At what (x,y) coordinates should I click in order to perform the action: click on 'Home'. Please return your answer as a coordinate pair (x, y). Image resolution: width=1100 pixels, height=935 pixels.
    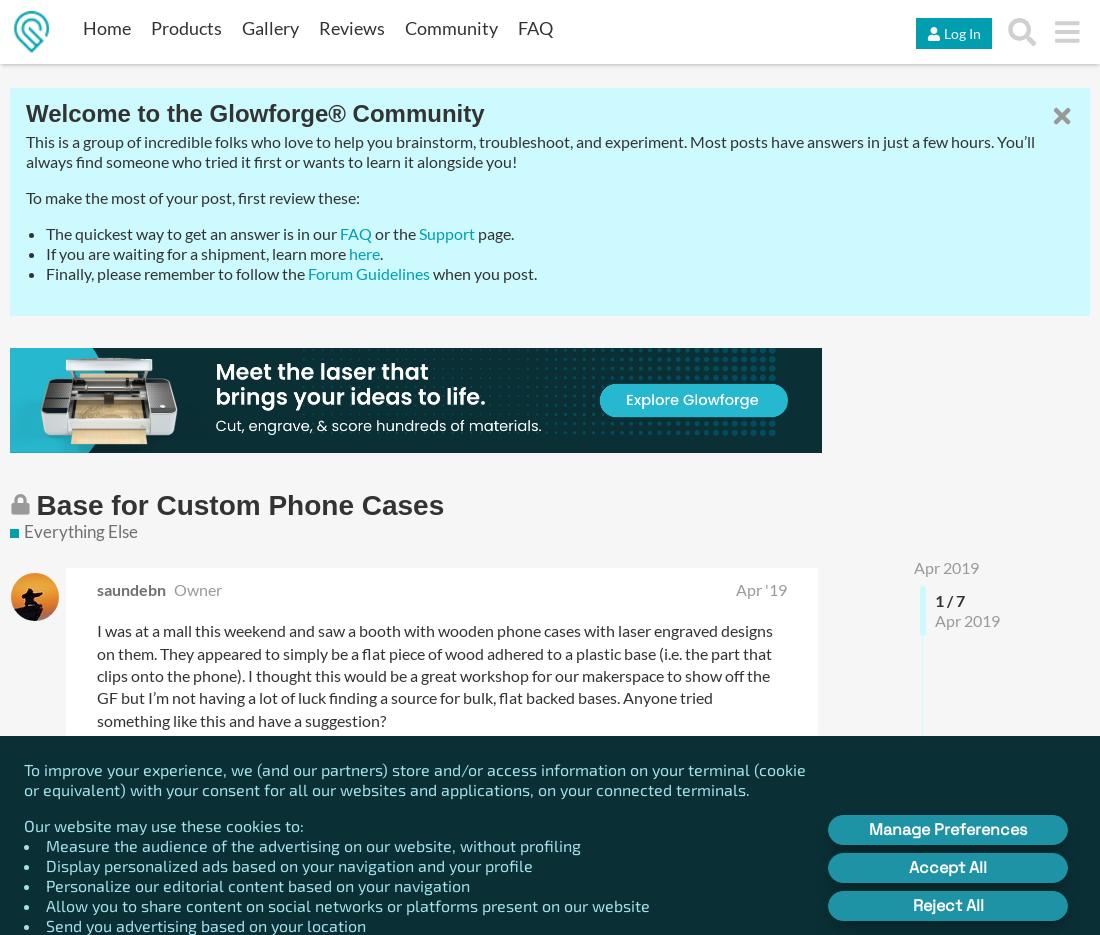
    Looking at the image, I should click on (106, 26).